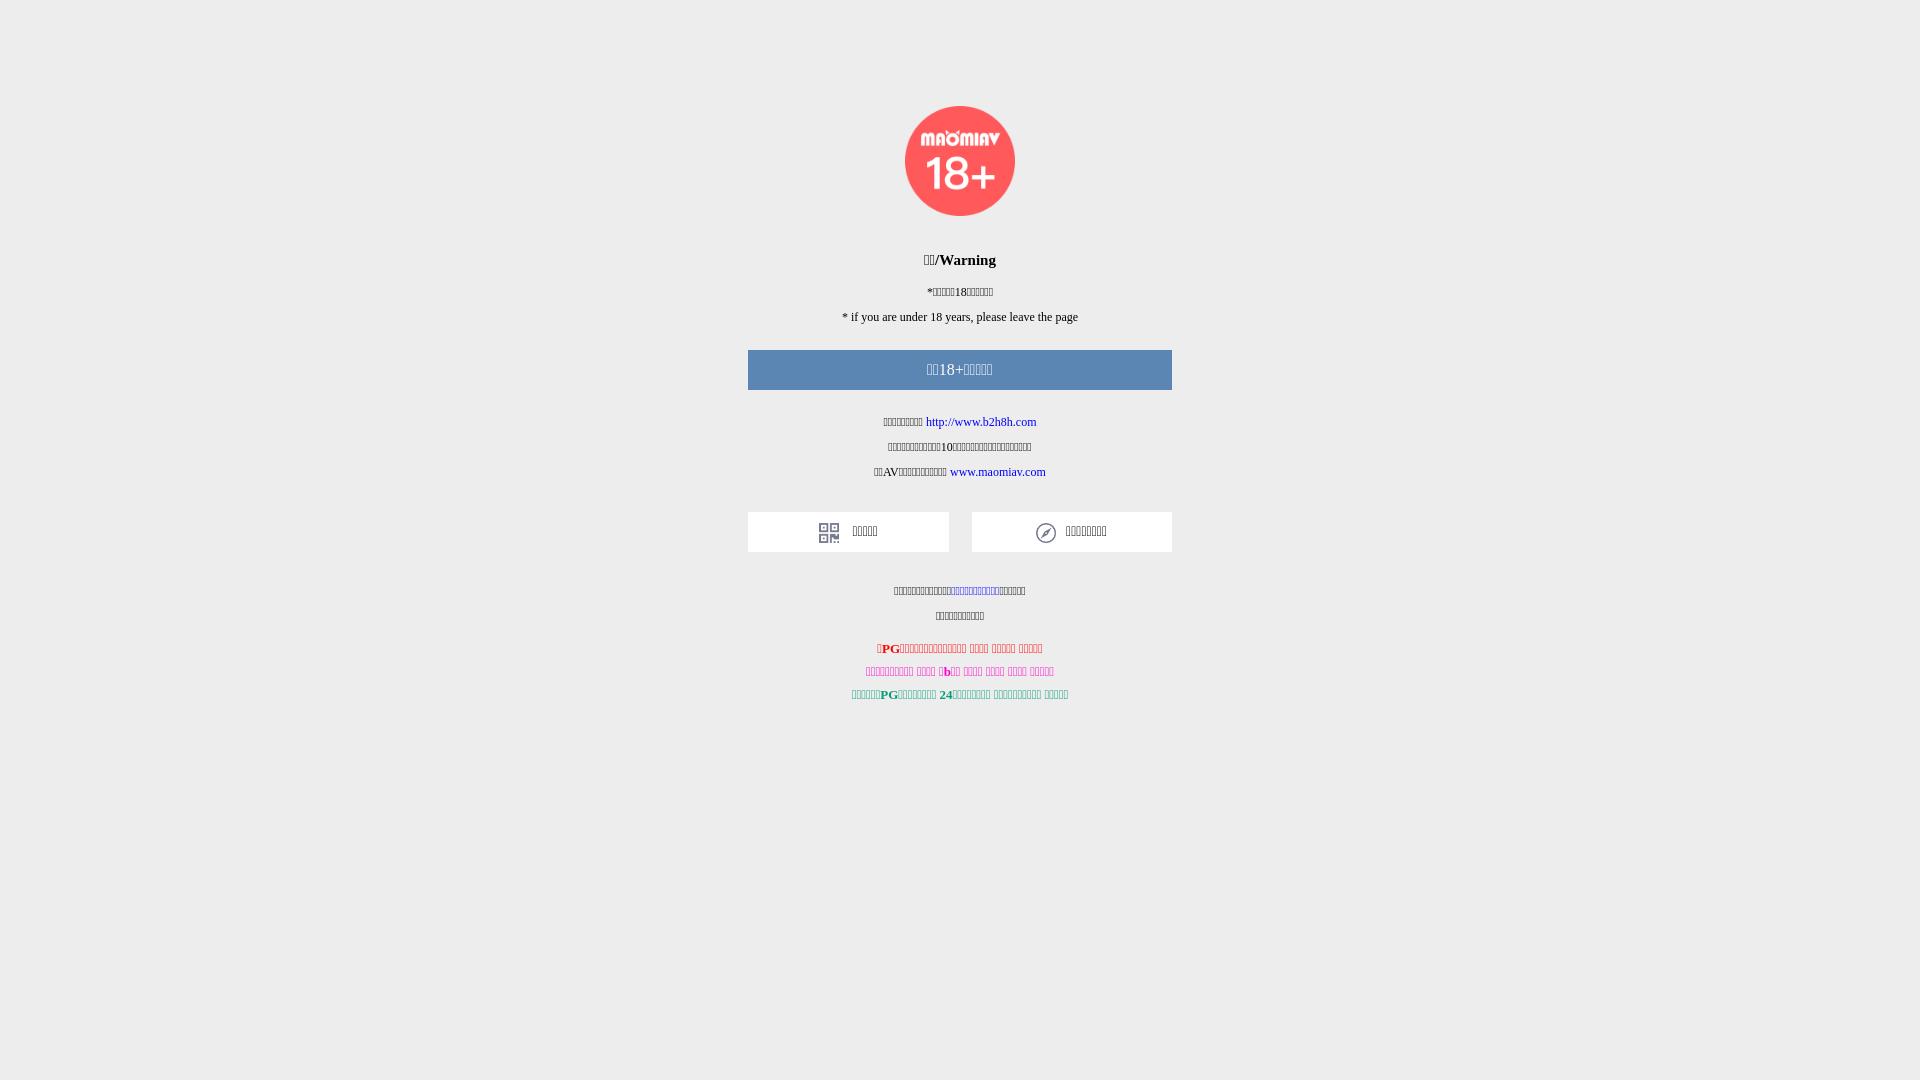 This screenshot has width=1920, height=1080. I want to click on 'www.maomiav.com', so click(949, 471).